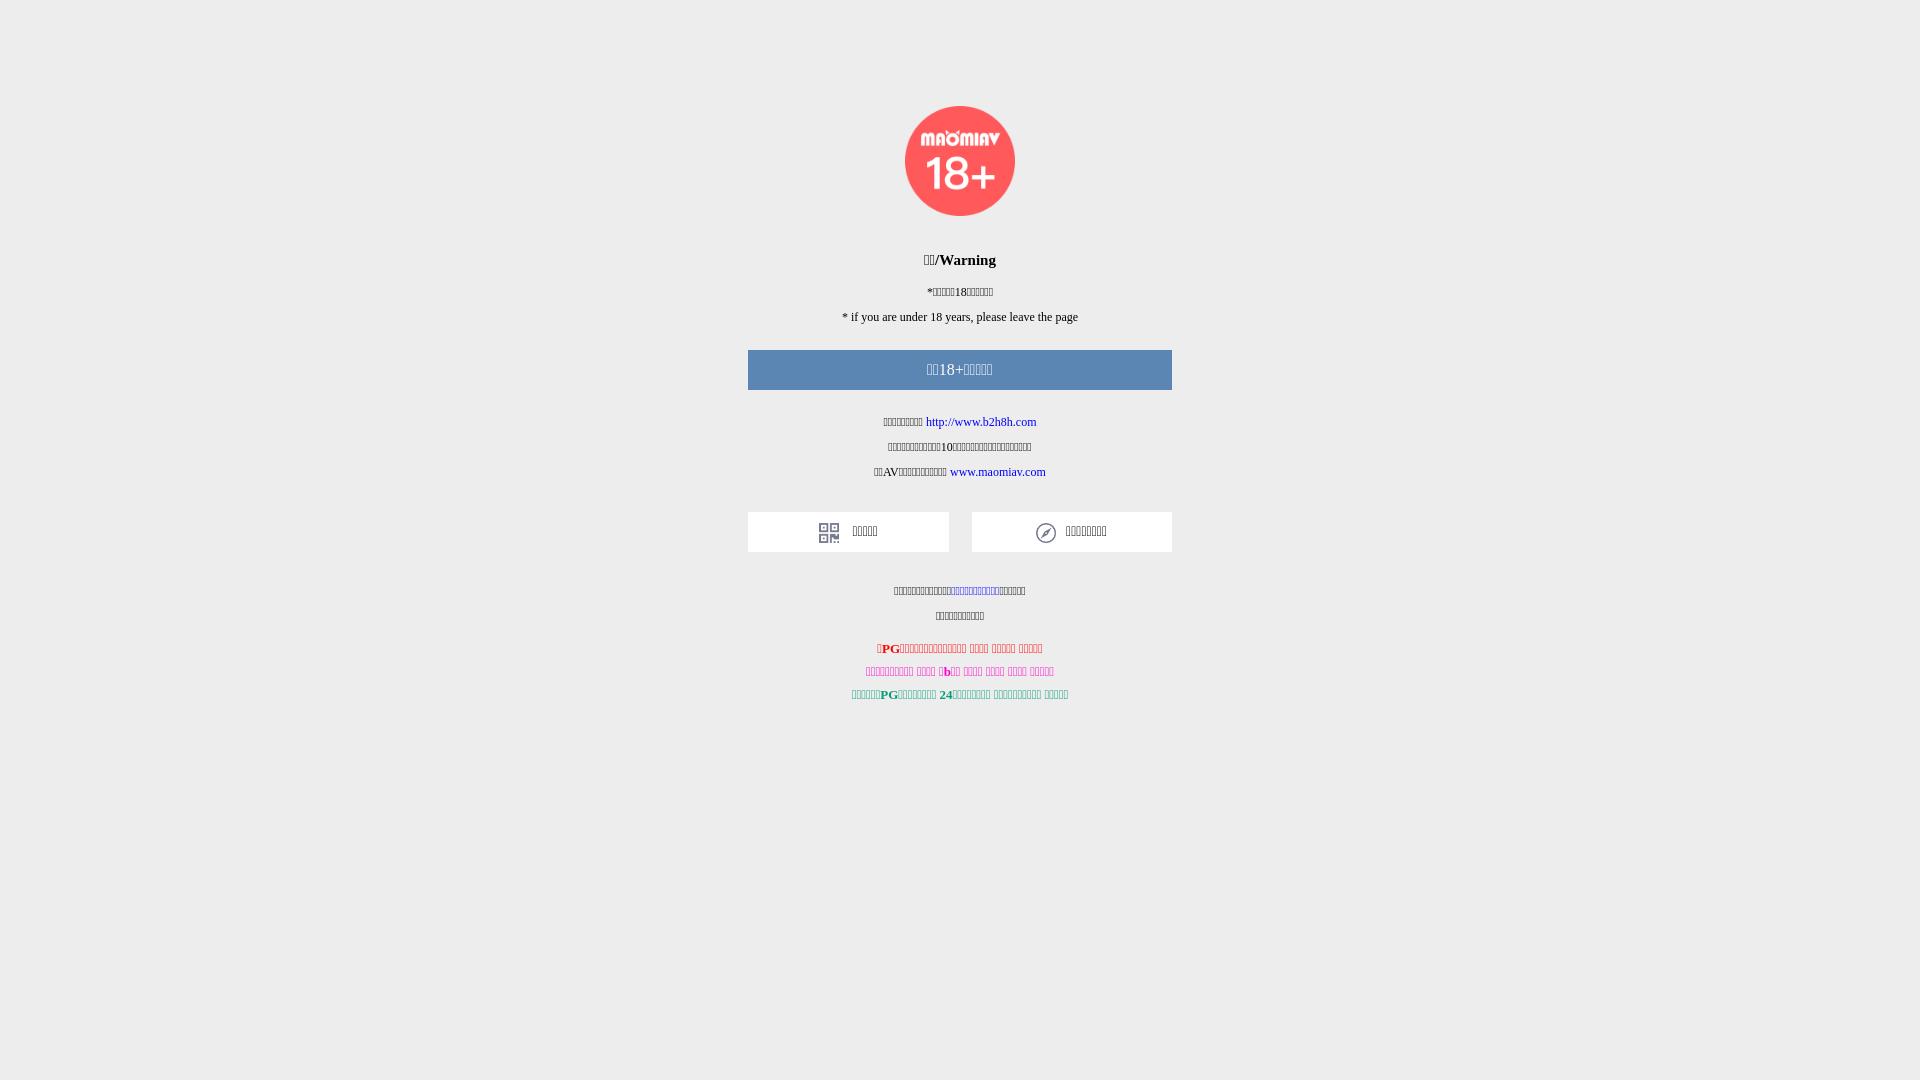 This screenshot has width=1920, height=1080. I want to click on 'www.maomiav.com', so click(949, 471).